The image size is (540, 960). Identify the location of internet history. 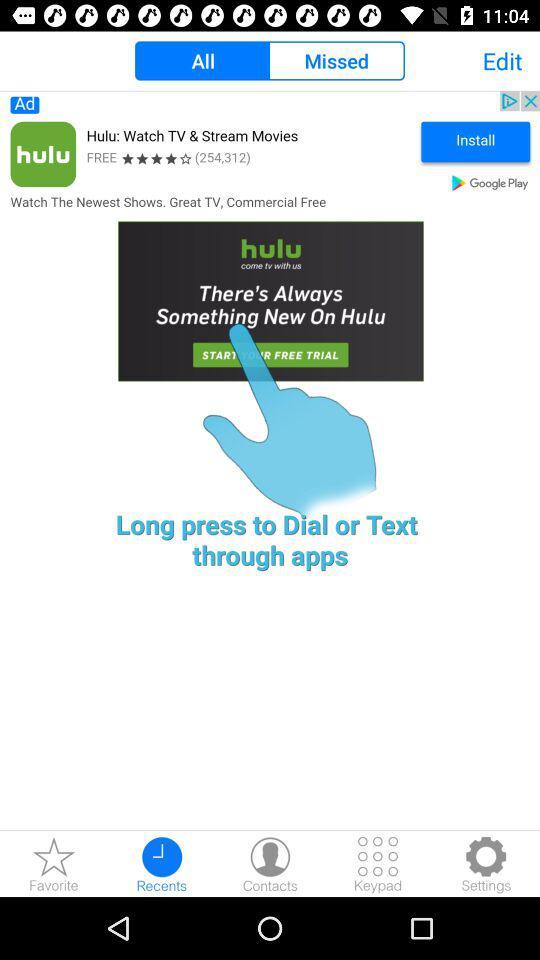
(161, 863).